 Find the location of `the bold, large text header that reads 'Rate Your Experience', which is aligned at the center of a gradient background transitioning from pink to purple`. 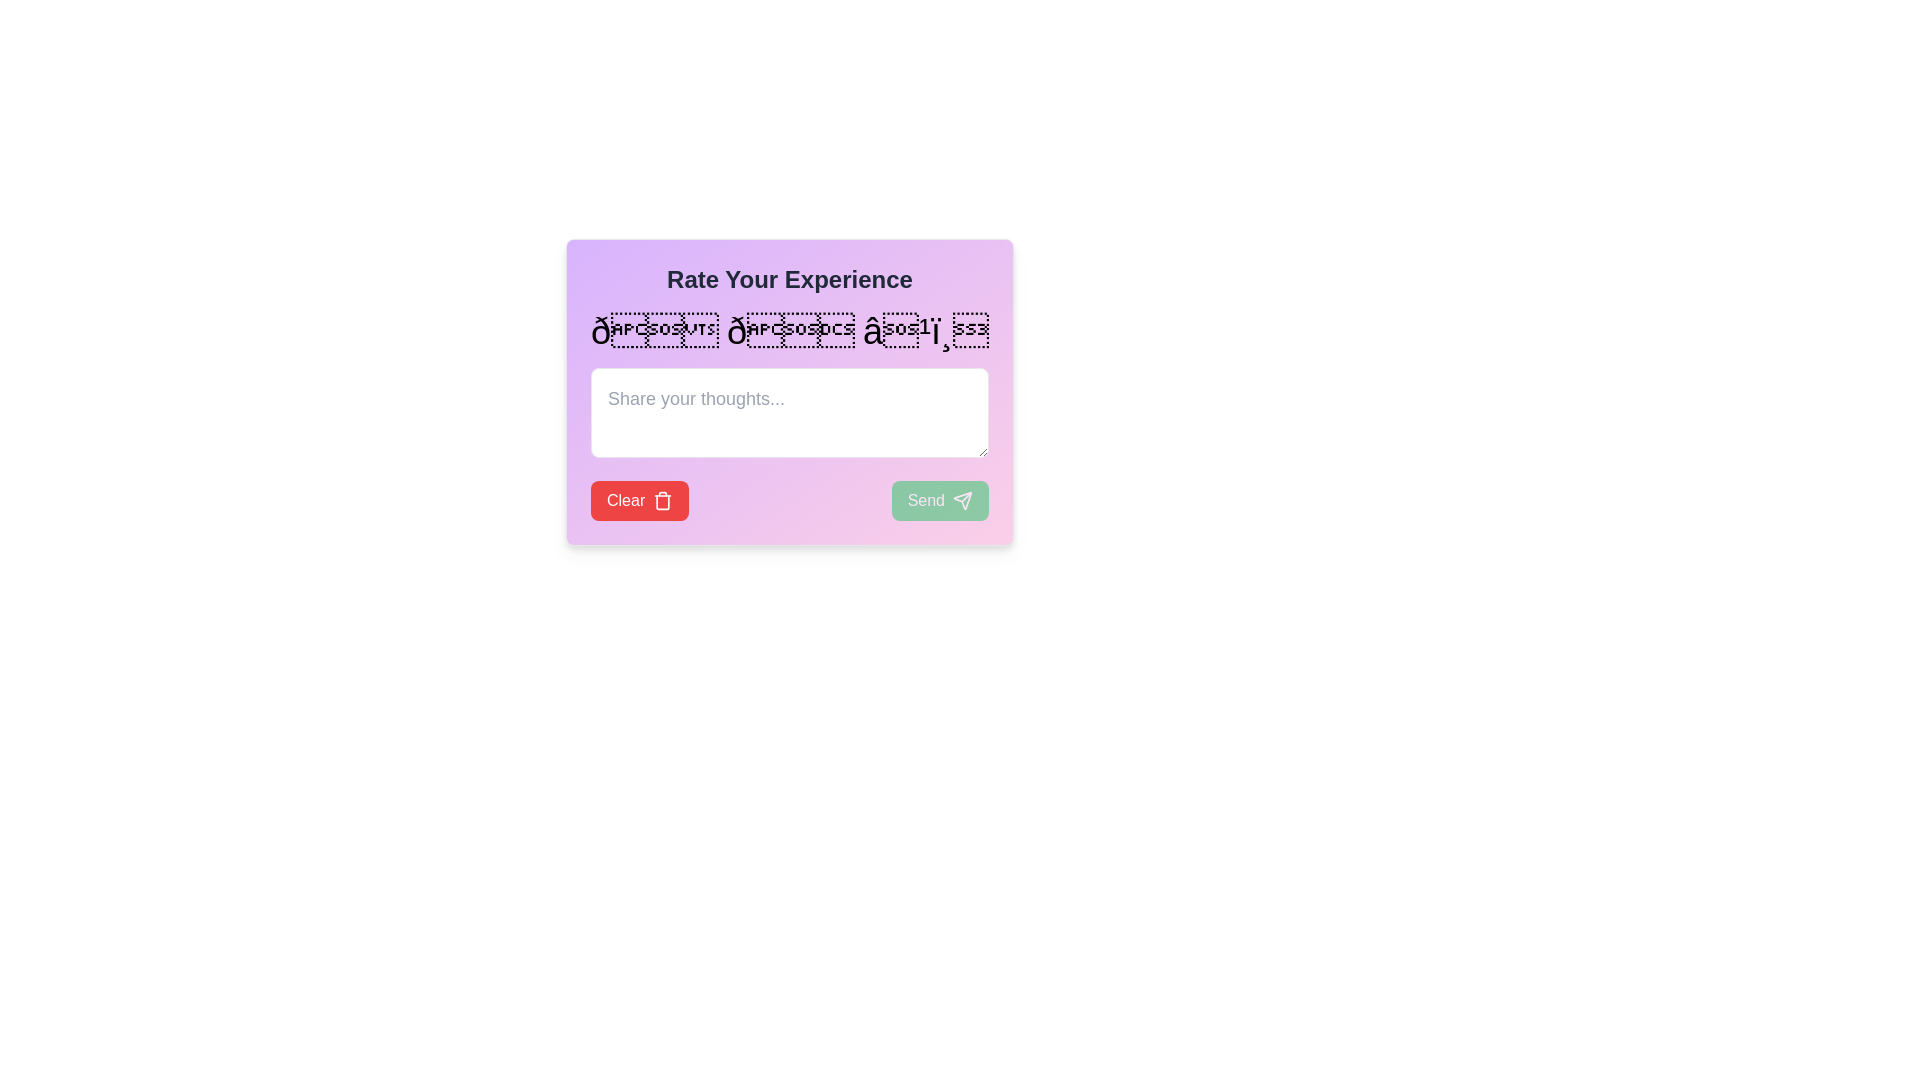

the bold, large text header that reads 'Rate Your Experience', which is aligned at the center of a gradient background transitioning from pink to purple is located at coordinates (789, 280).